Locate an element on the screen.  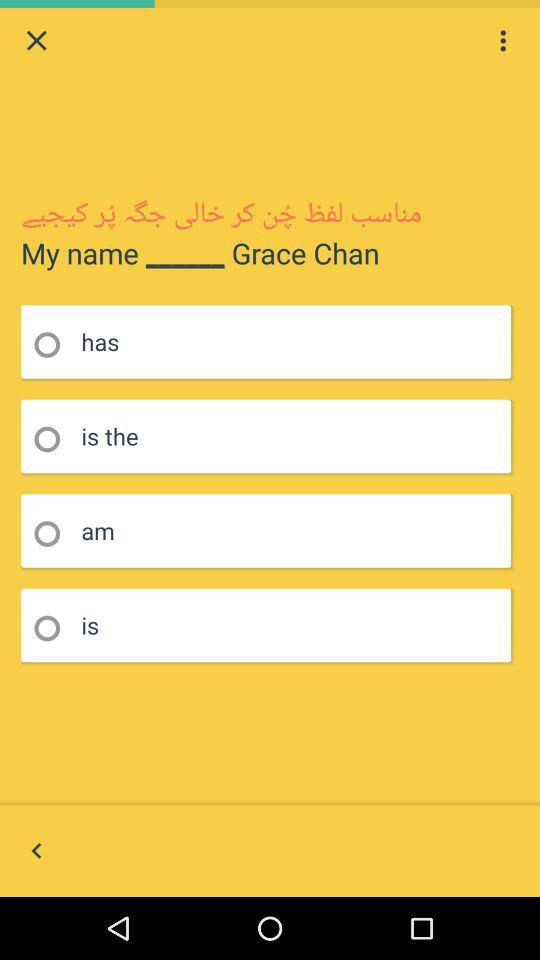
window is located at coordinates (36, 39).